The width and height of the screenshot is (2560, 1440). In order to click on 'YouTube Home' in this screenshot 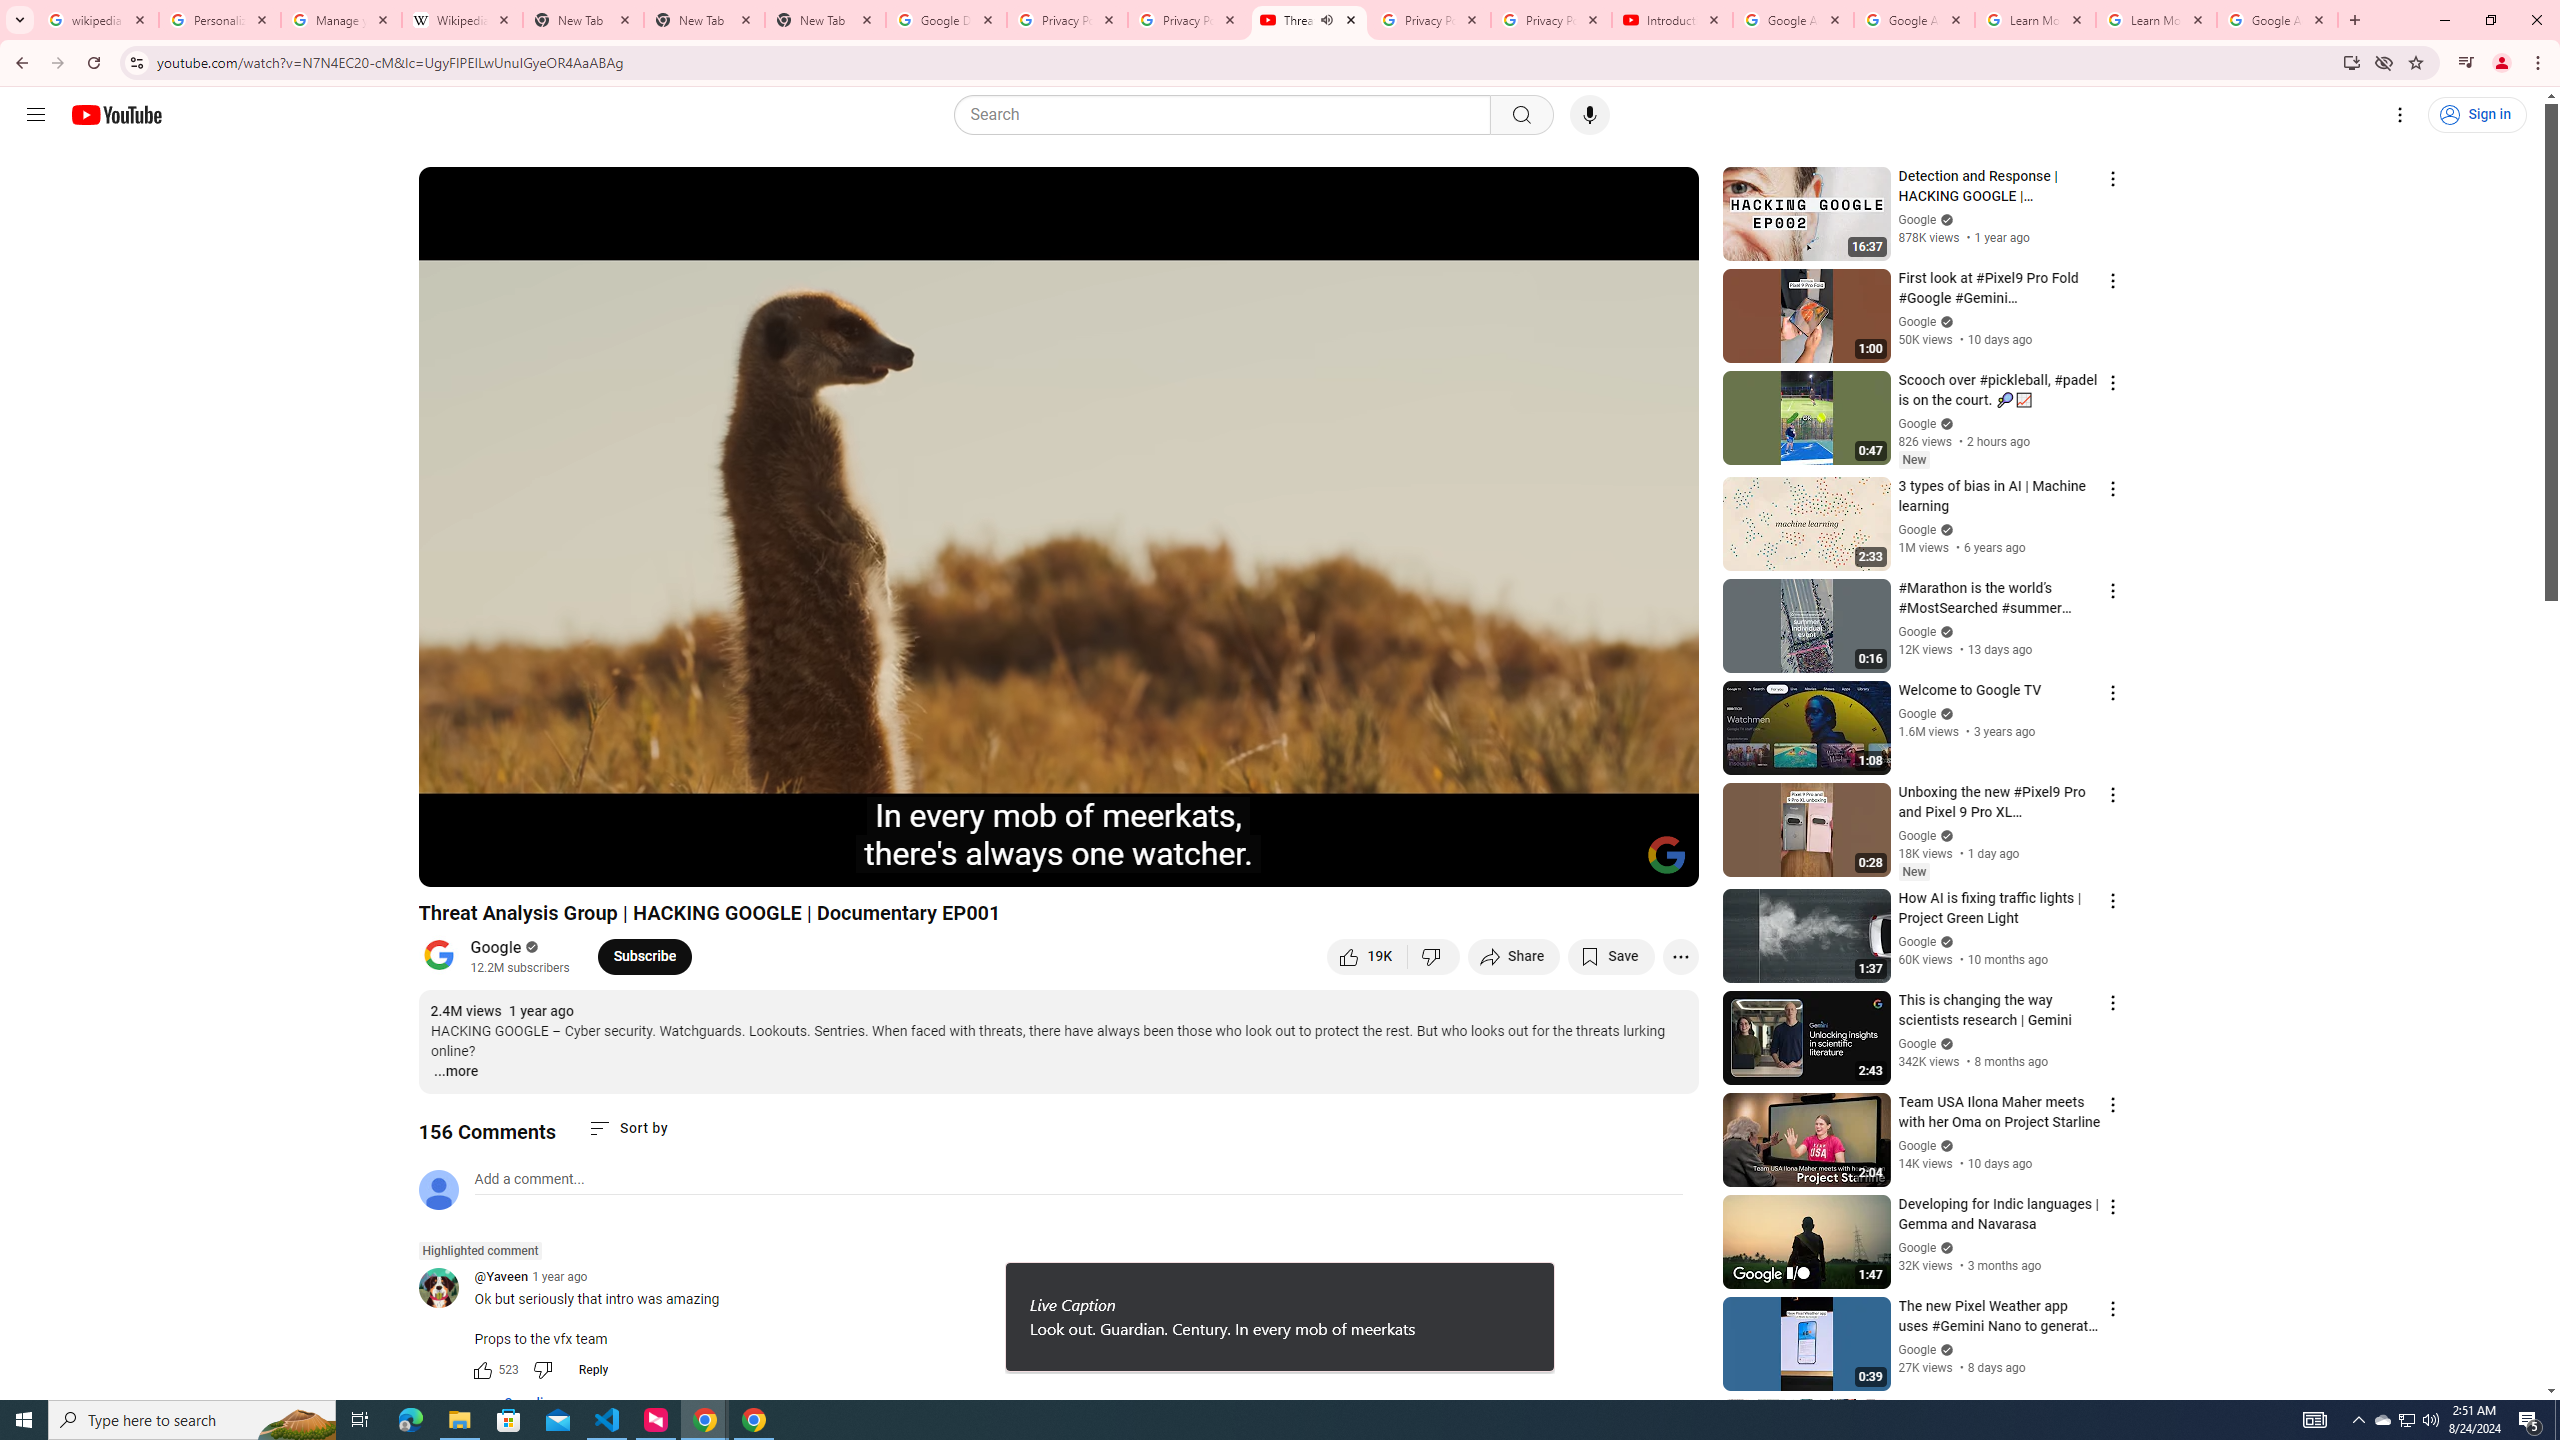, I will do `click(115, 114)`.